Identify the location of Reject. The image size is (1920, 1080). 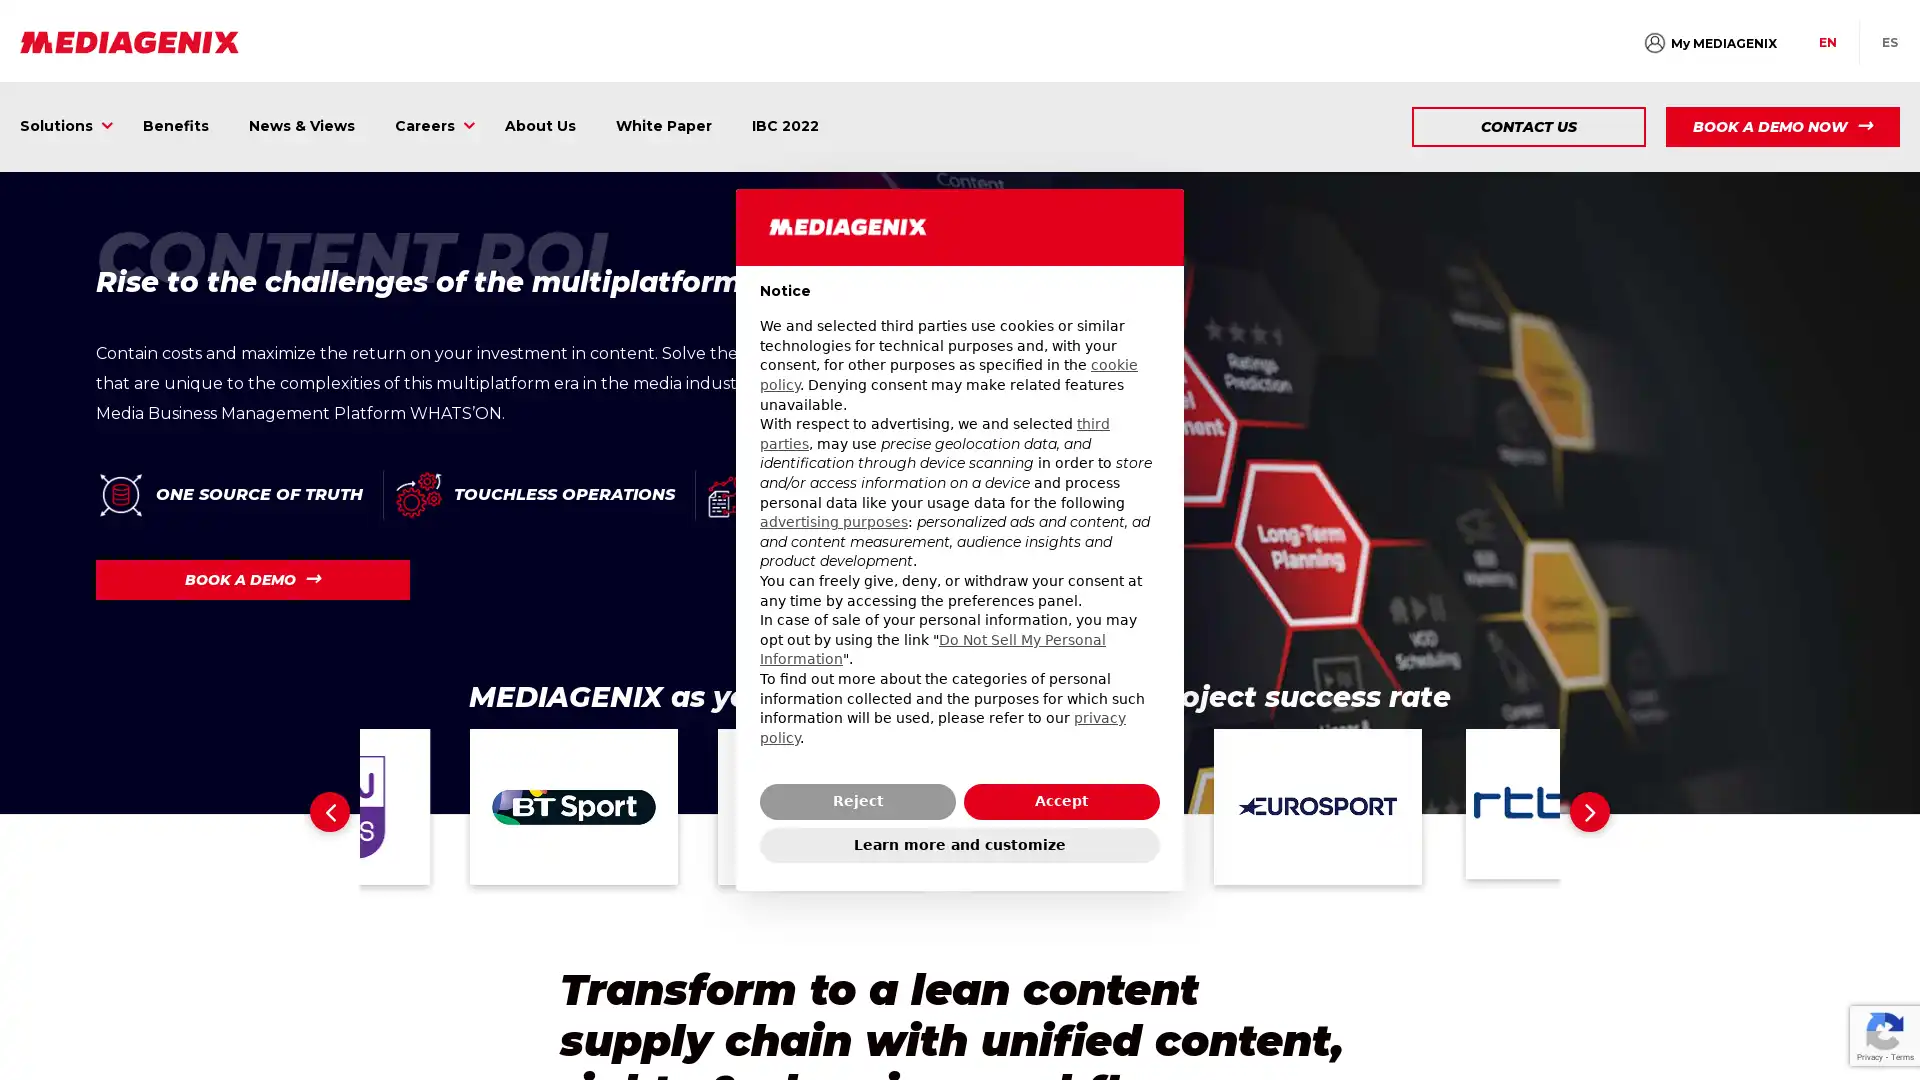
(858, 800).